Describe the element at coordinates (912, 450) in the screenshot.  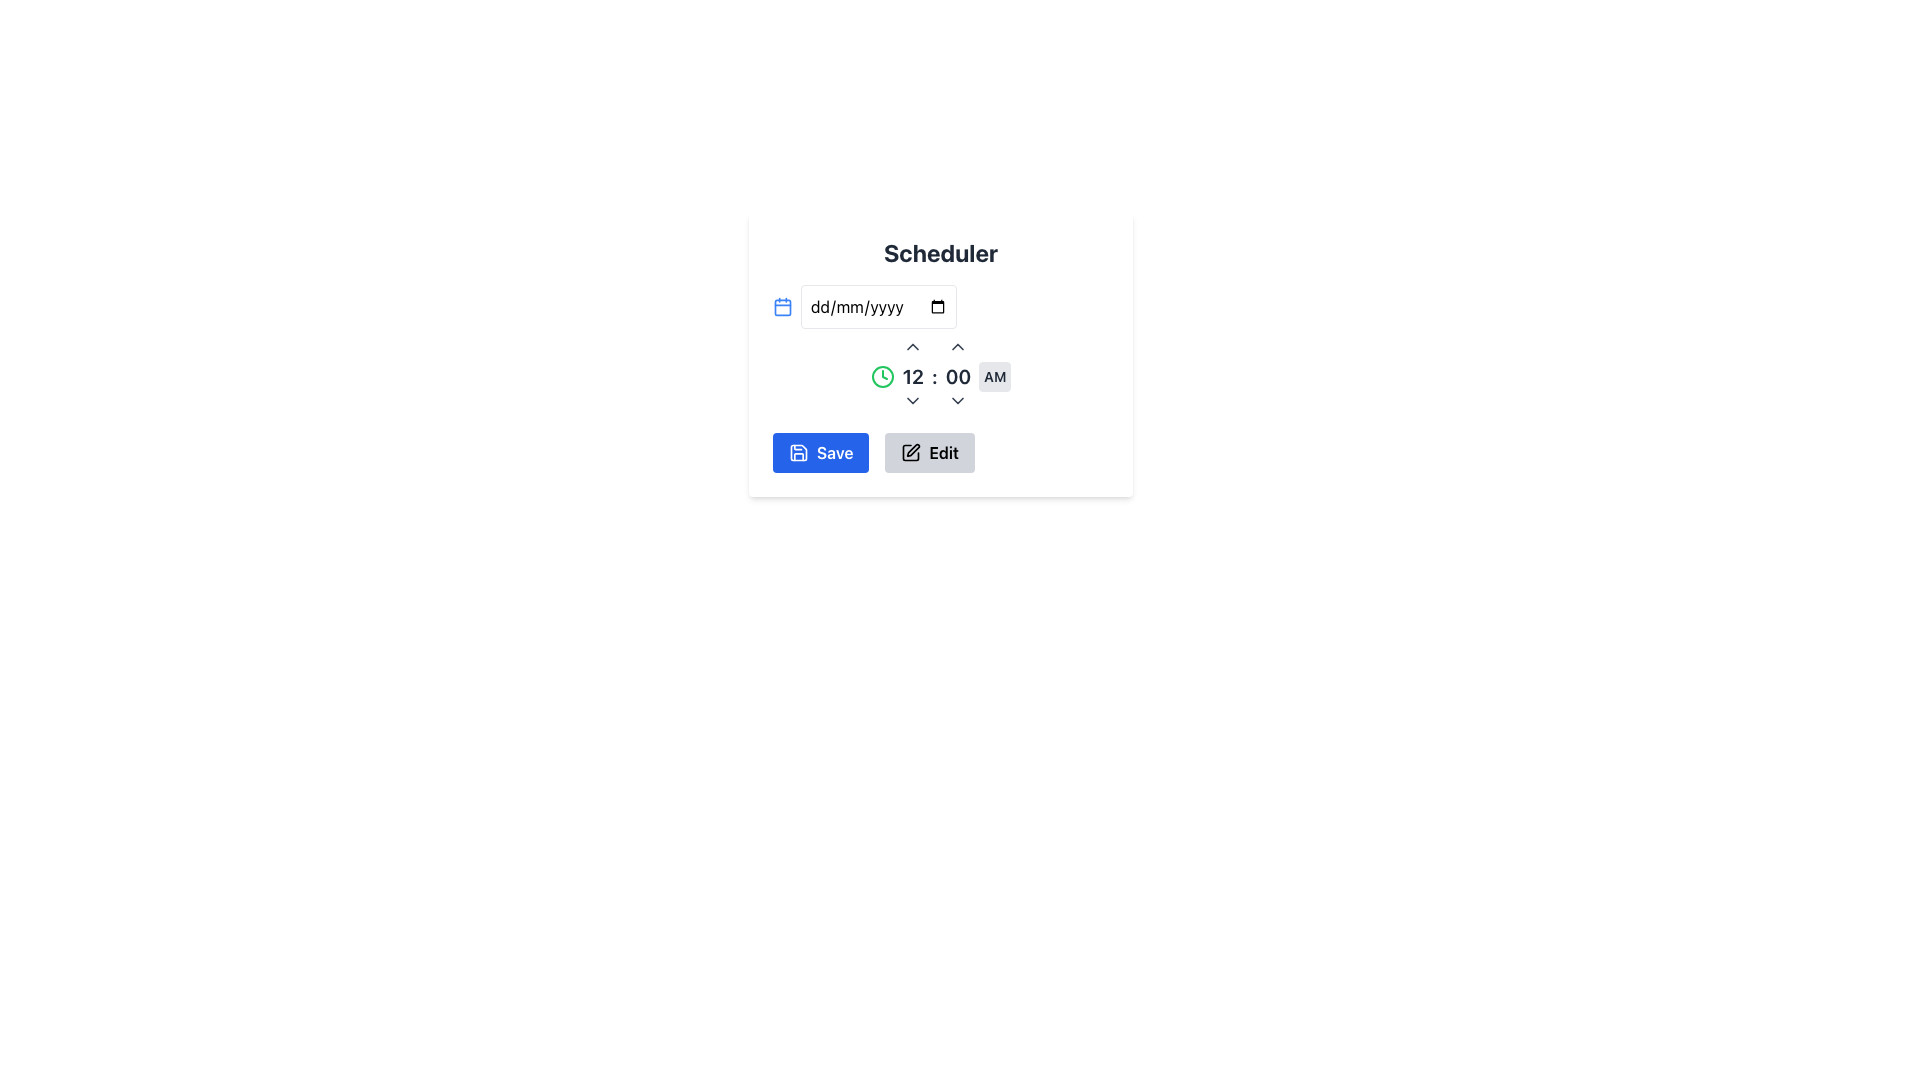
I see `the second icon button located to the right of the blue 'Save' button` at that location.